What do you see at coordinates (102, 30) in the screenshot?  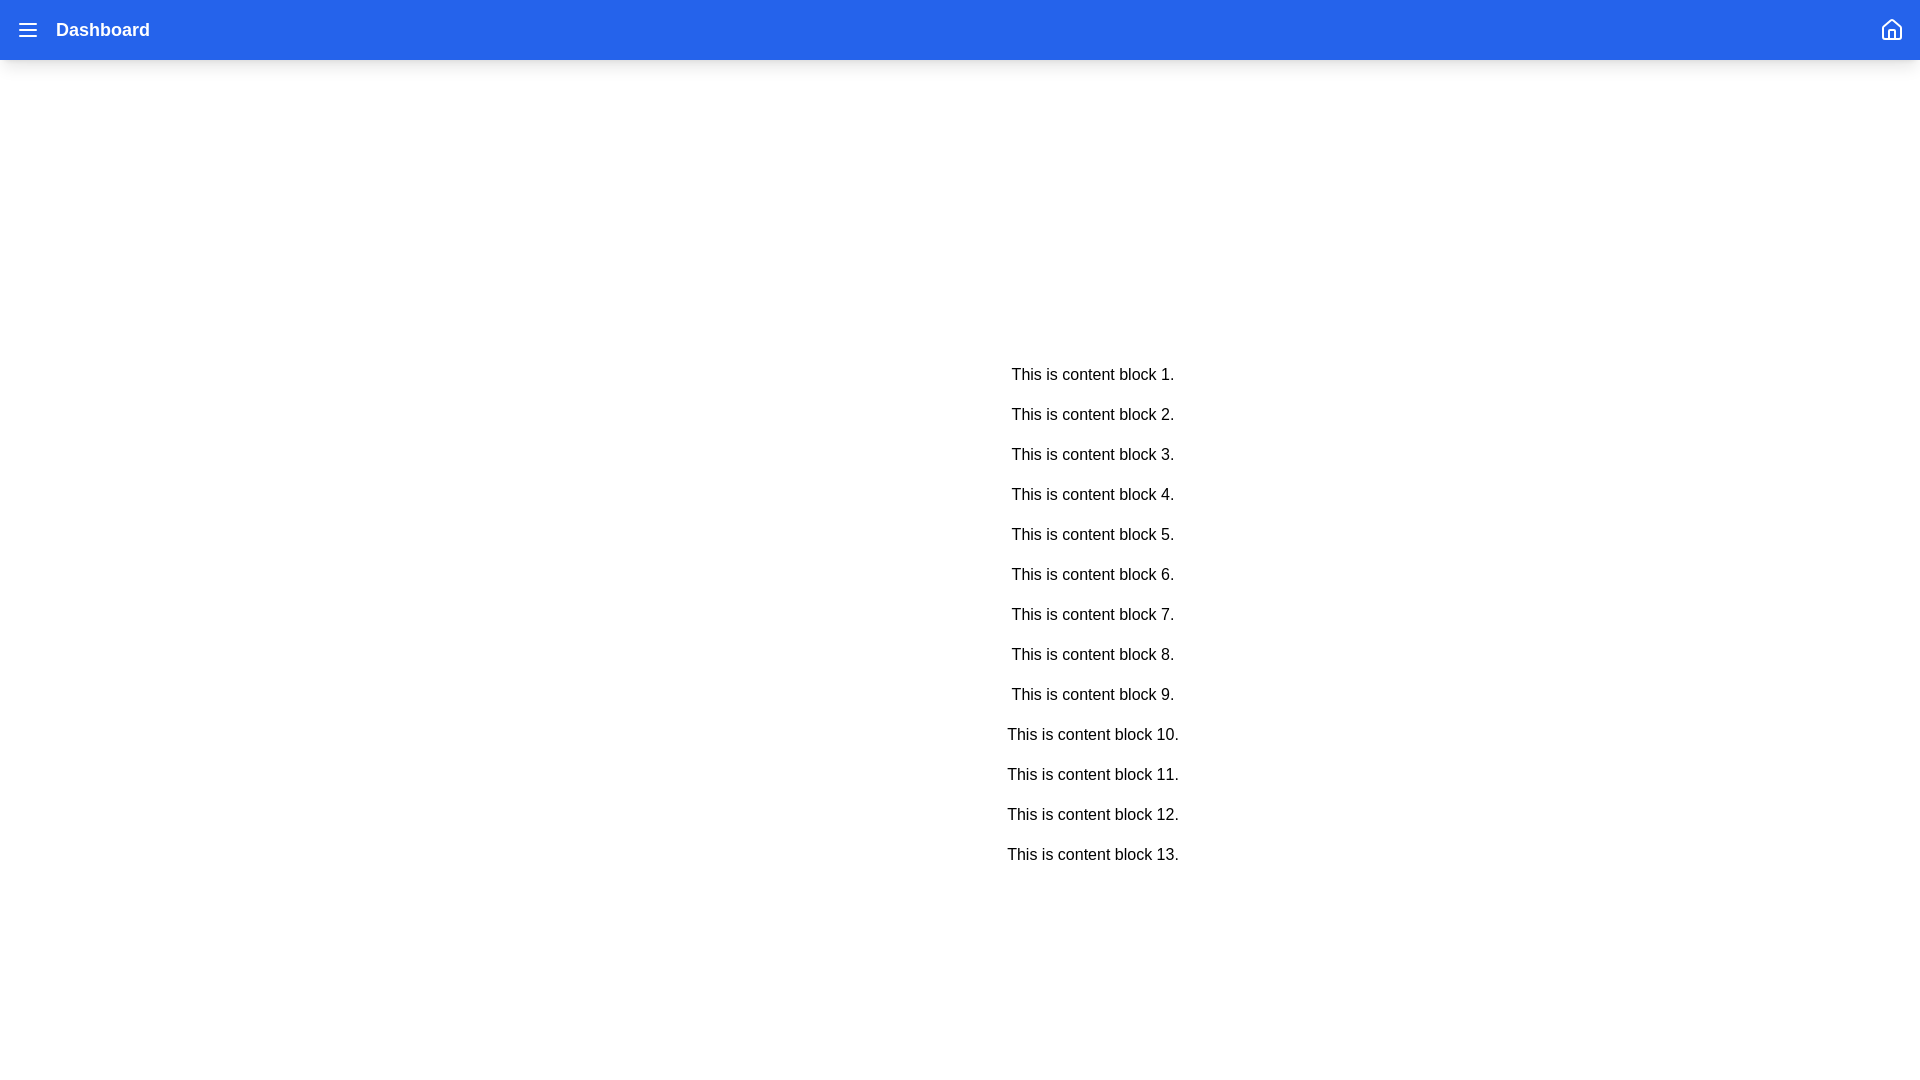 I see `text content of the 'Dashboard' label, which is prominently styled and located in the top-left section of the interface, next to the menu icon` at bounding box center [102, 30].